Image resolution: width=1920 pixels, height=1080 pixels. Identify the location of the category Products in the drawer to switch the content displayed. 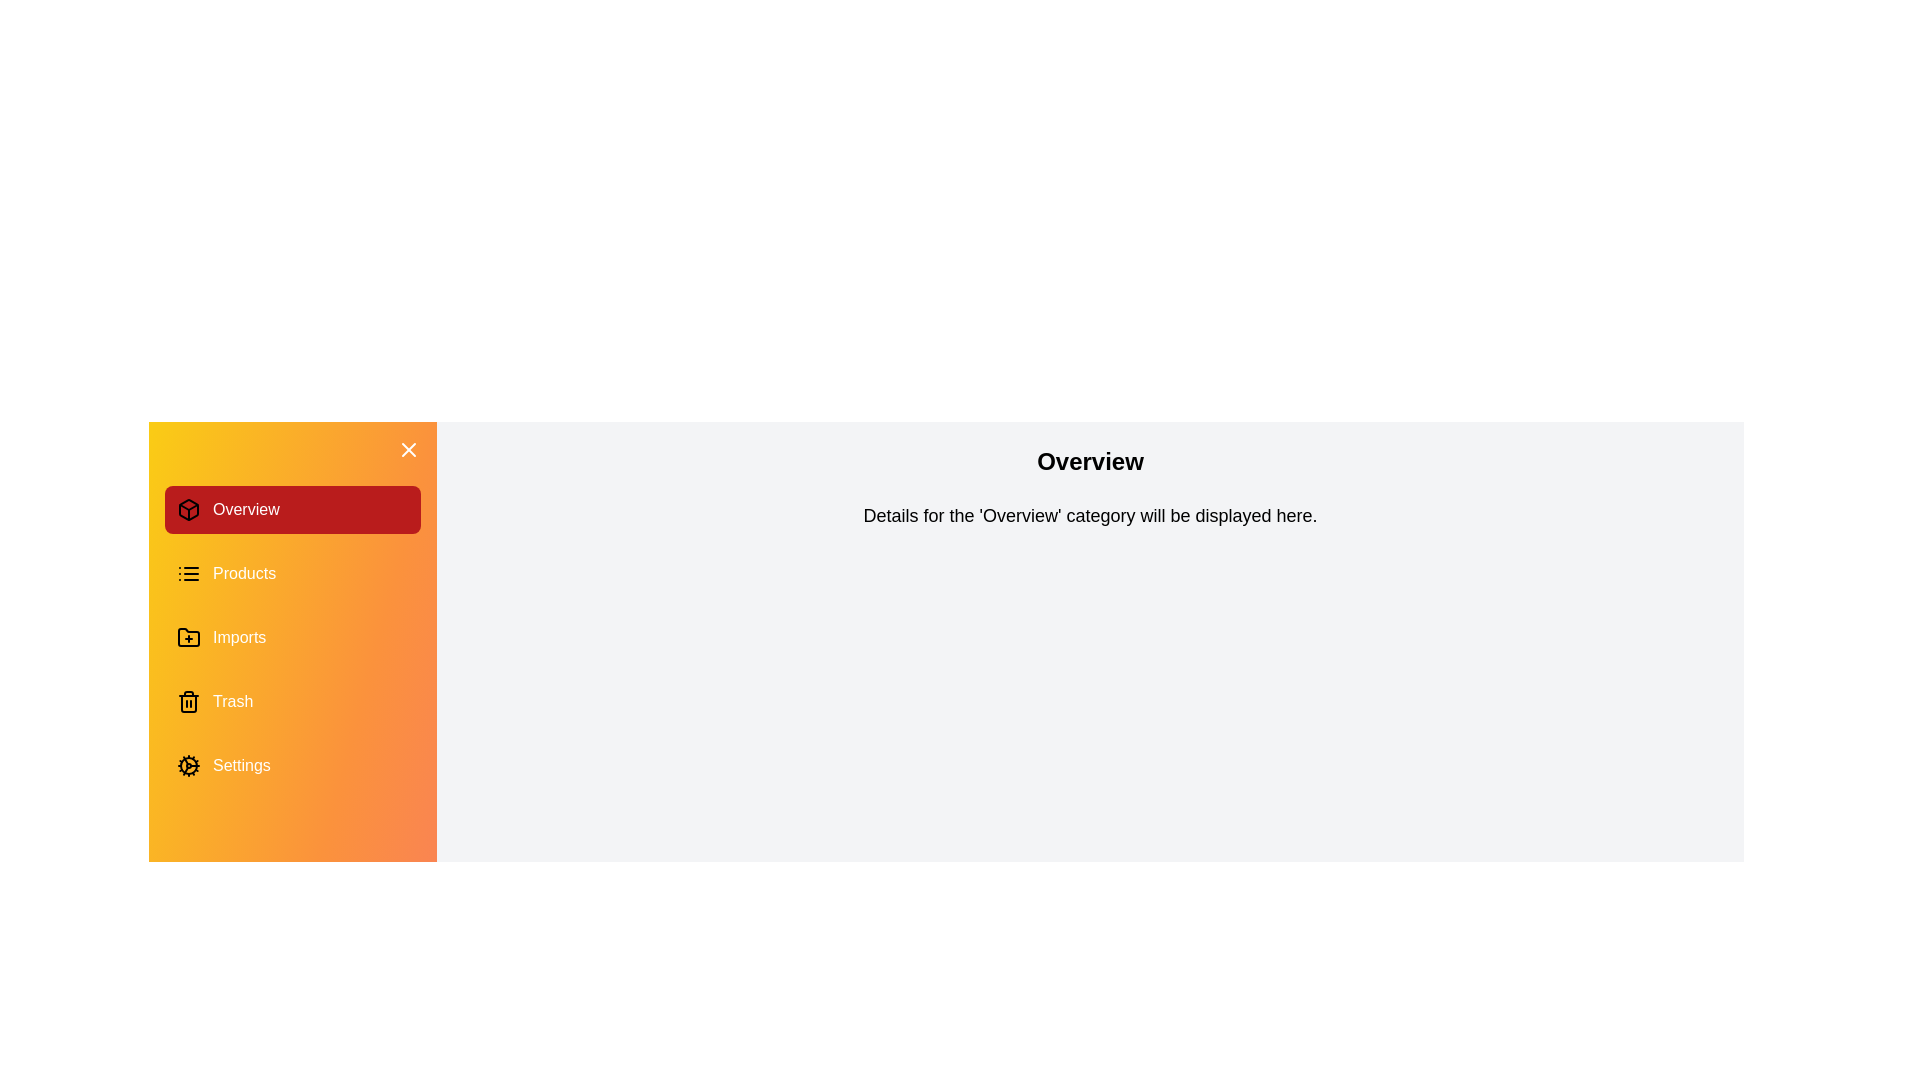
(291, 574).